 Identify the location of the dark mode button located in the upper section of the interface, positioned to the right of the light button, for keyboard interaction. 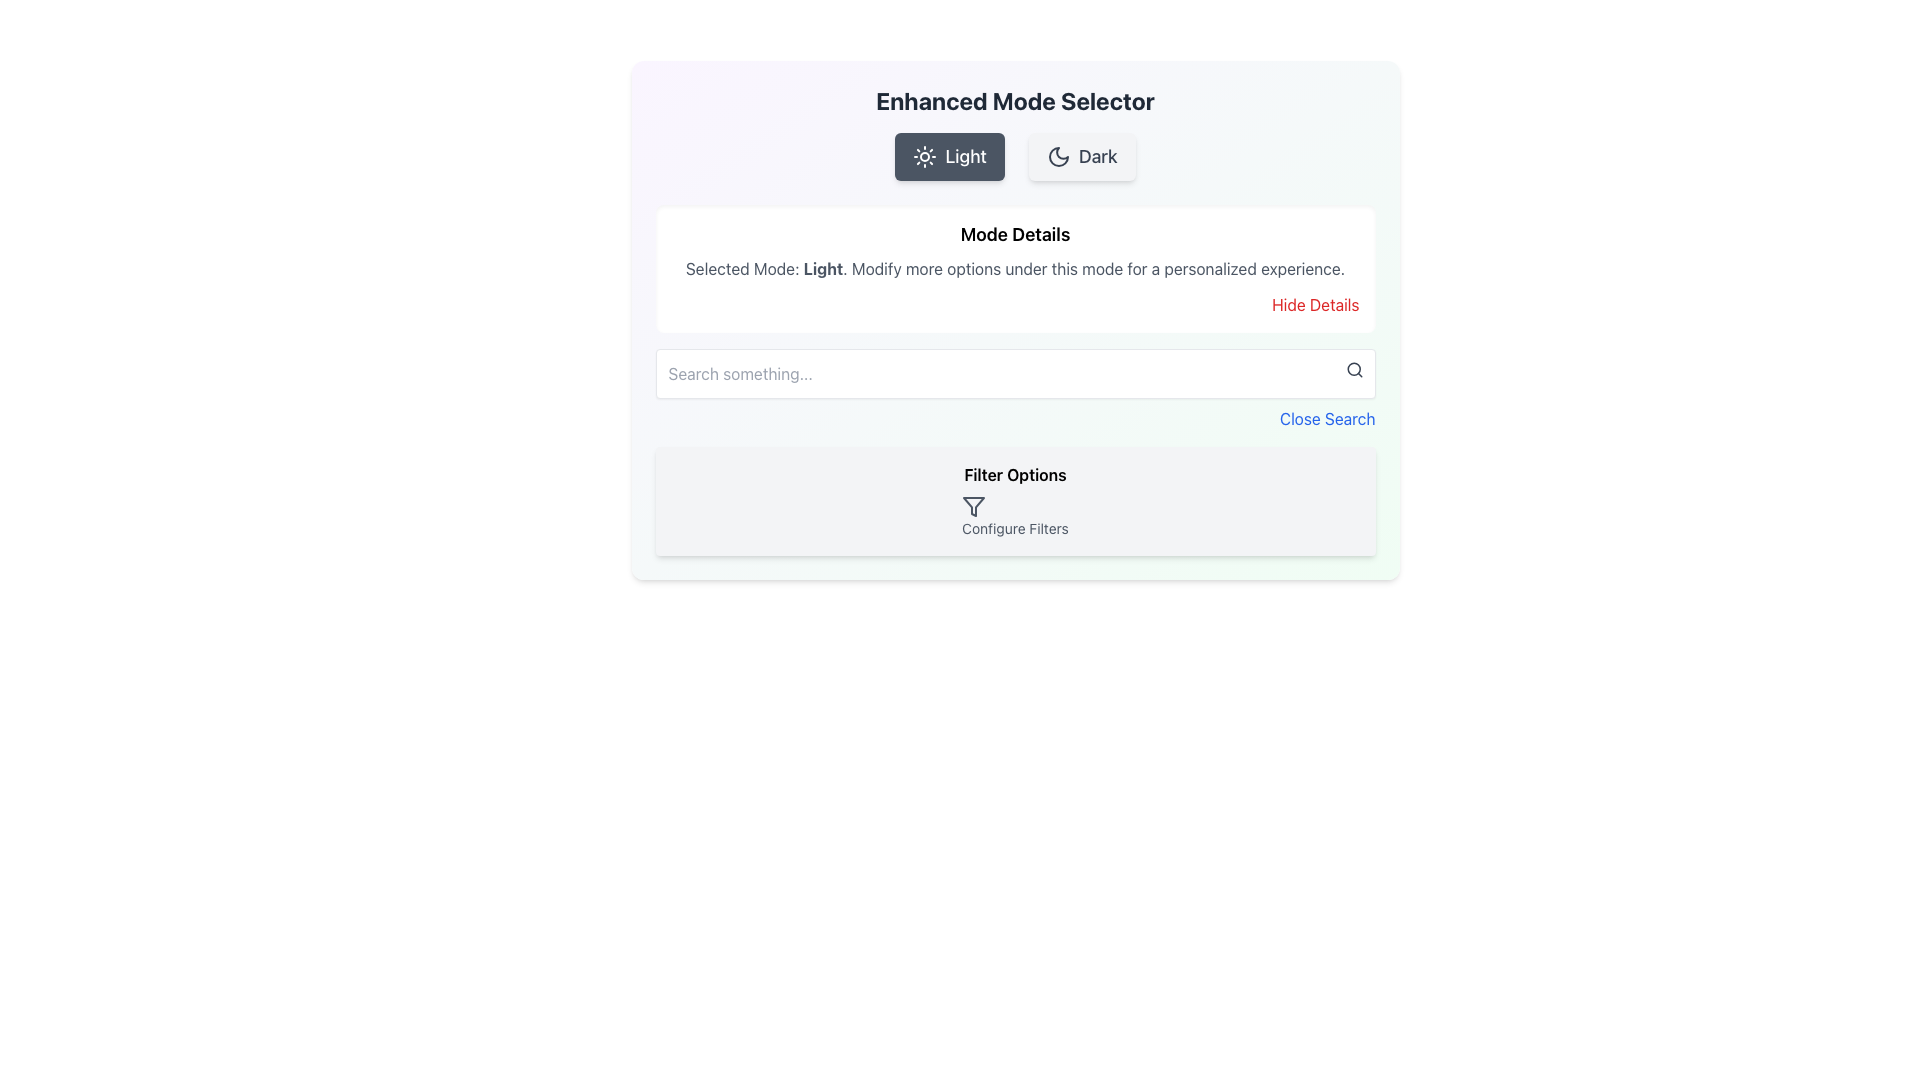
(1081, 156).